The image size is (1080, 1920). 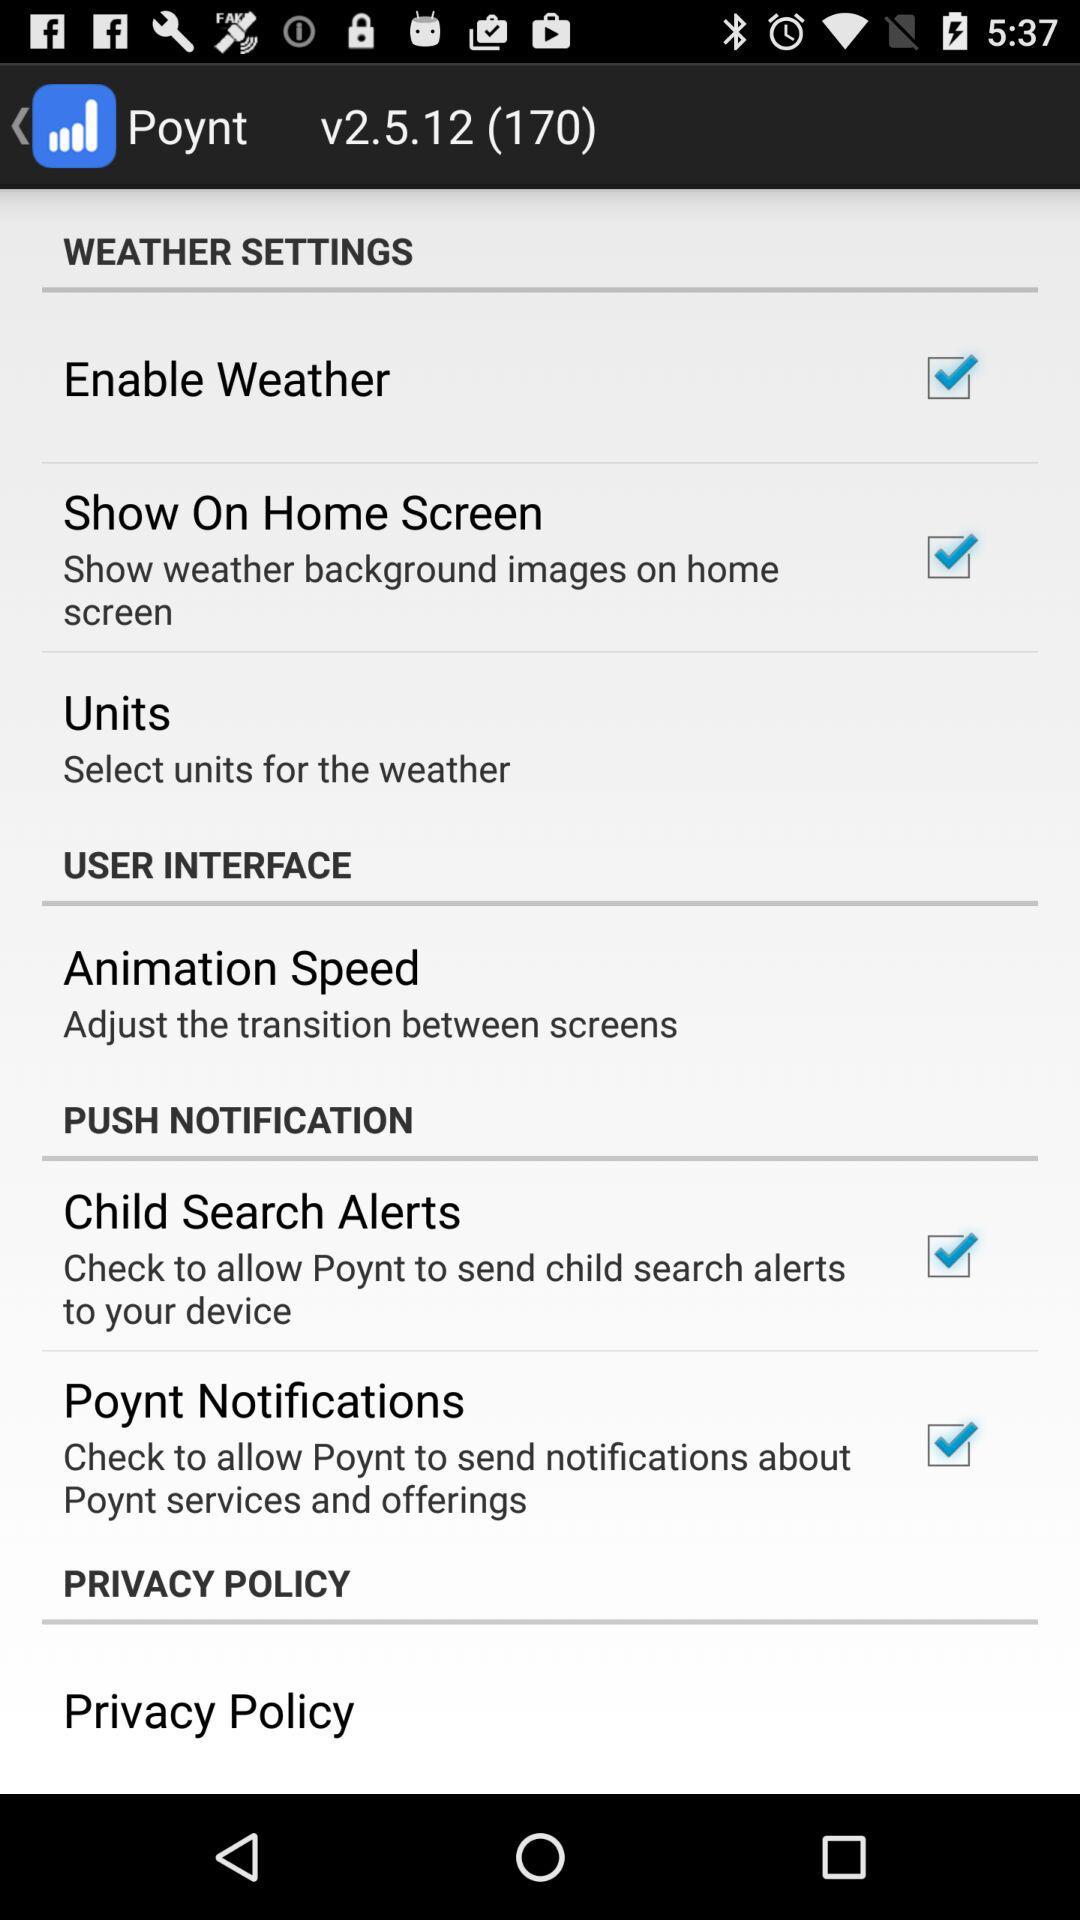 What do you see at coordinates (225, 377) in the screenshot?
I see `the enable weather item` at bounding box center [225, 377].